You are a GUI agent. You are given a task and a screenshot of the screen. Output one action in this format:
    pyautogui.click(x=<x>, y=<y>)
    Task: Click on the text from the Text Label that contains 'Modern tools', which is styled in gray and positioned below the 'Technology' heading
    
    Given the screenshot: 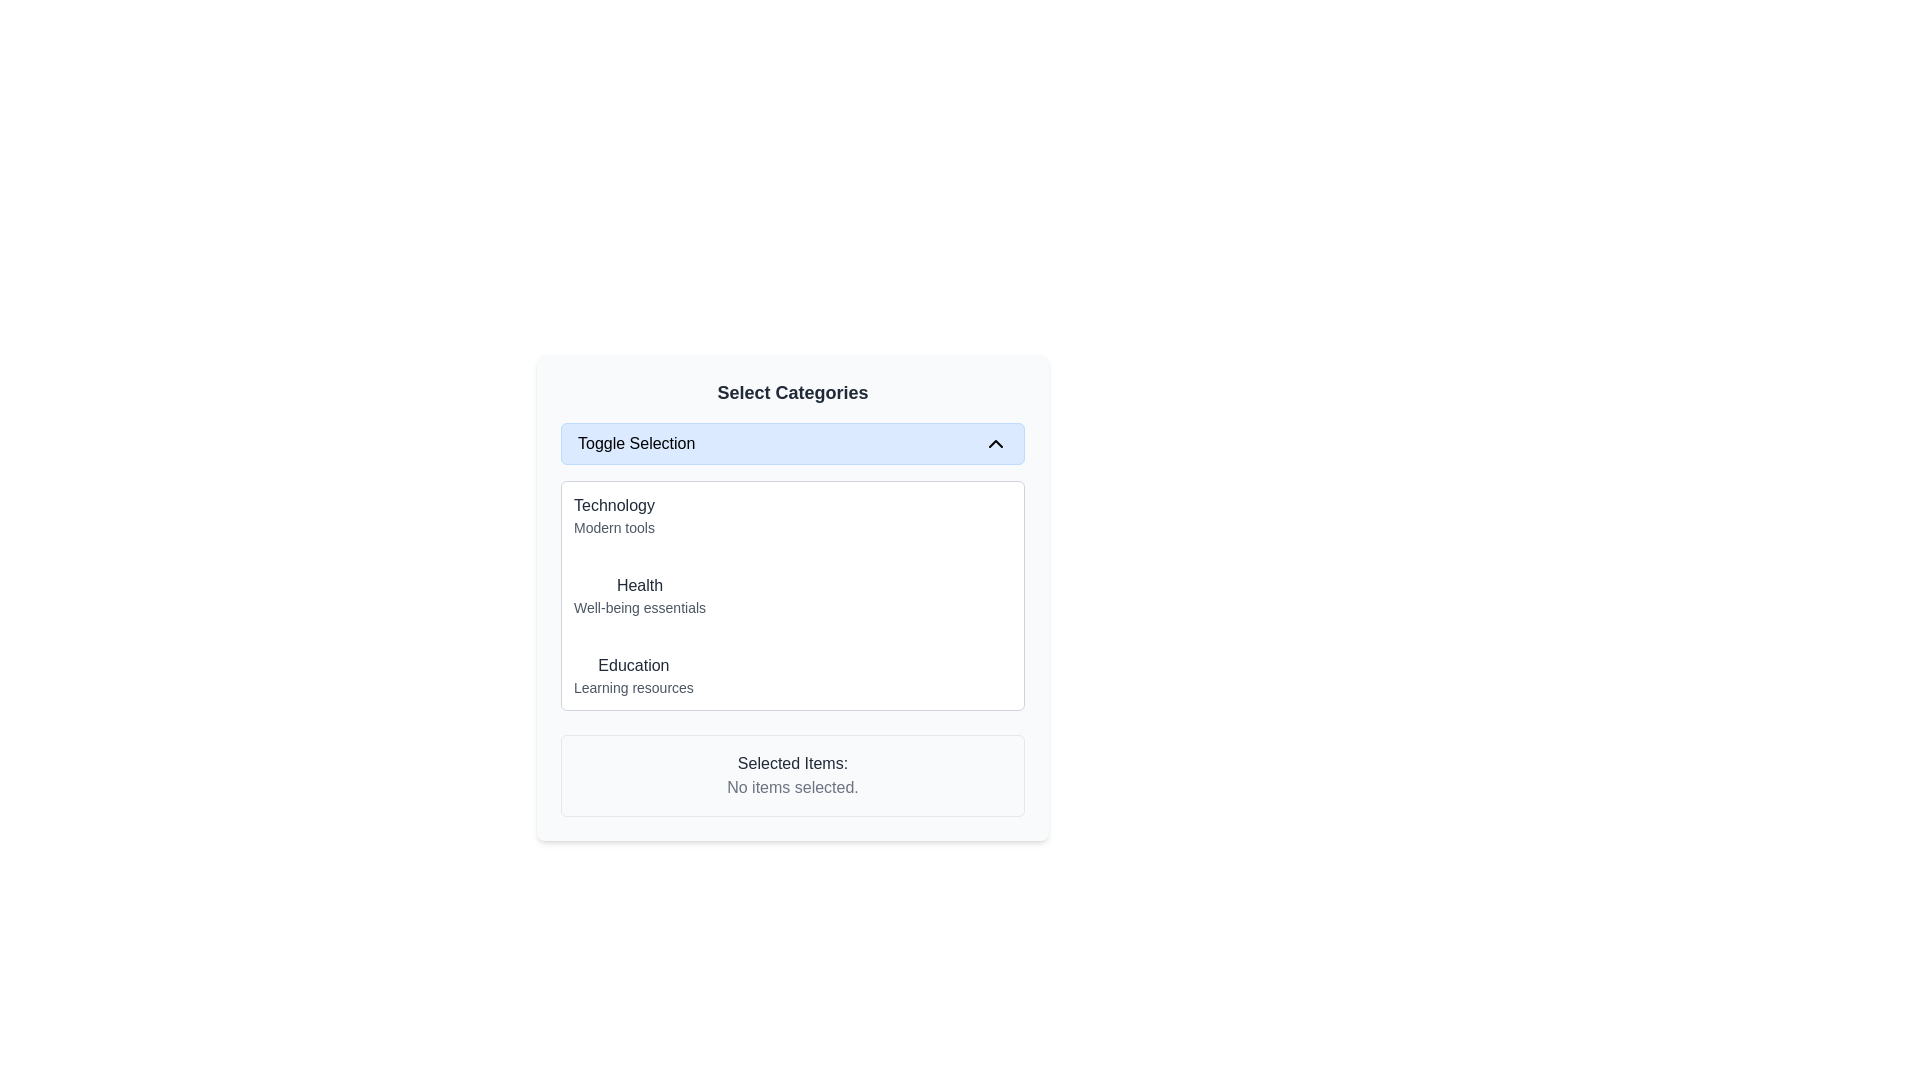 What is the action you would take?
    pyautogui.click(x=613, y=527)
    